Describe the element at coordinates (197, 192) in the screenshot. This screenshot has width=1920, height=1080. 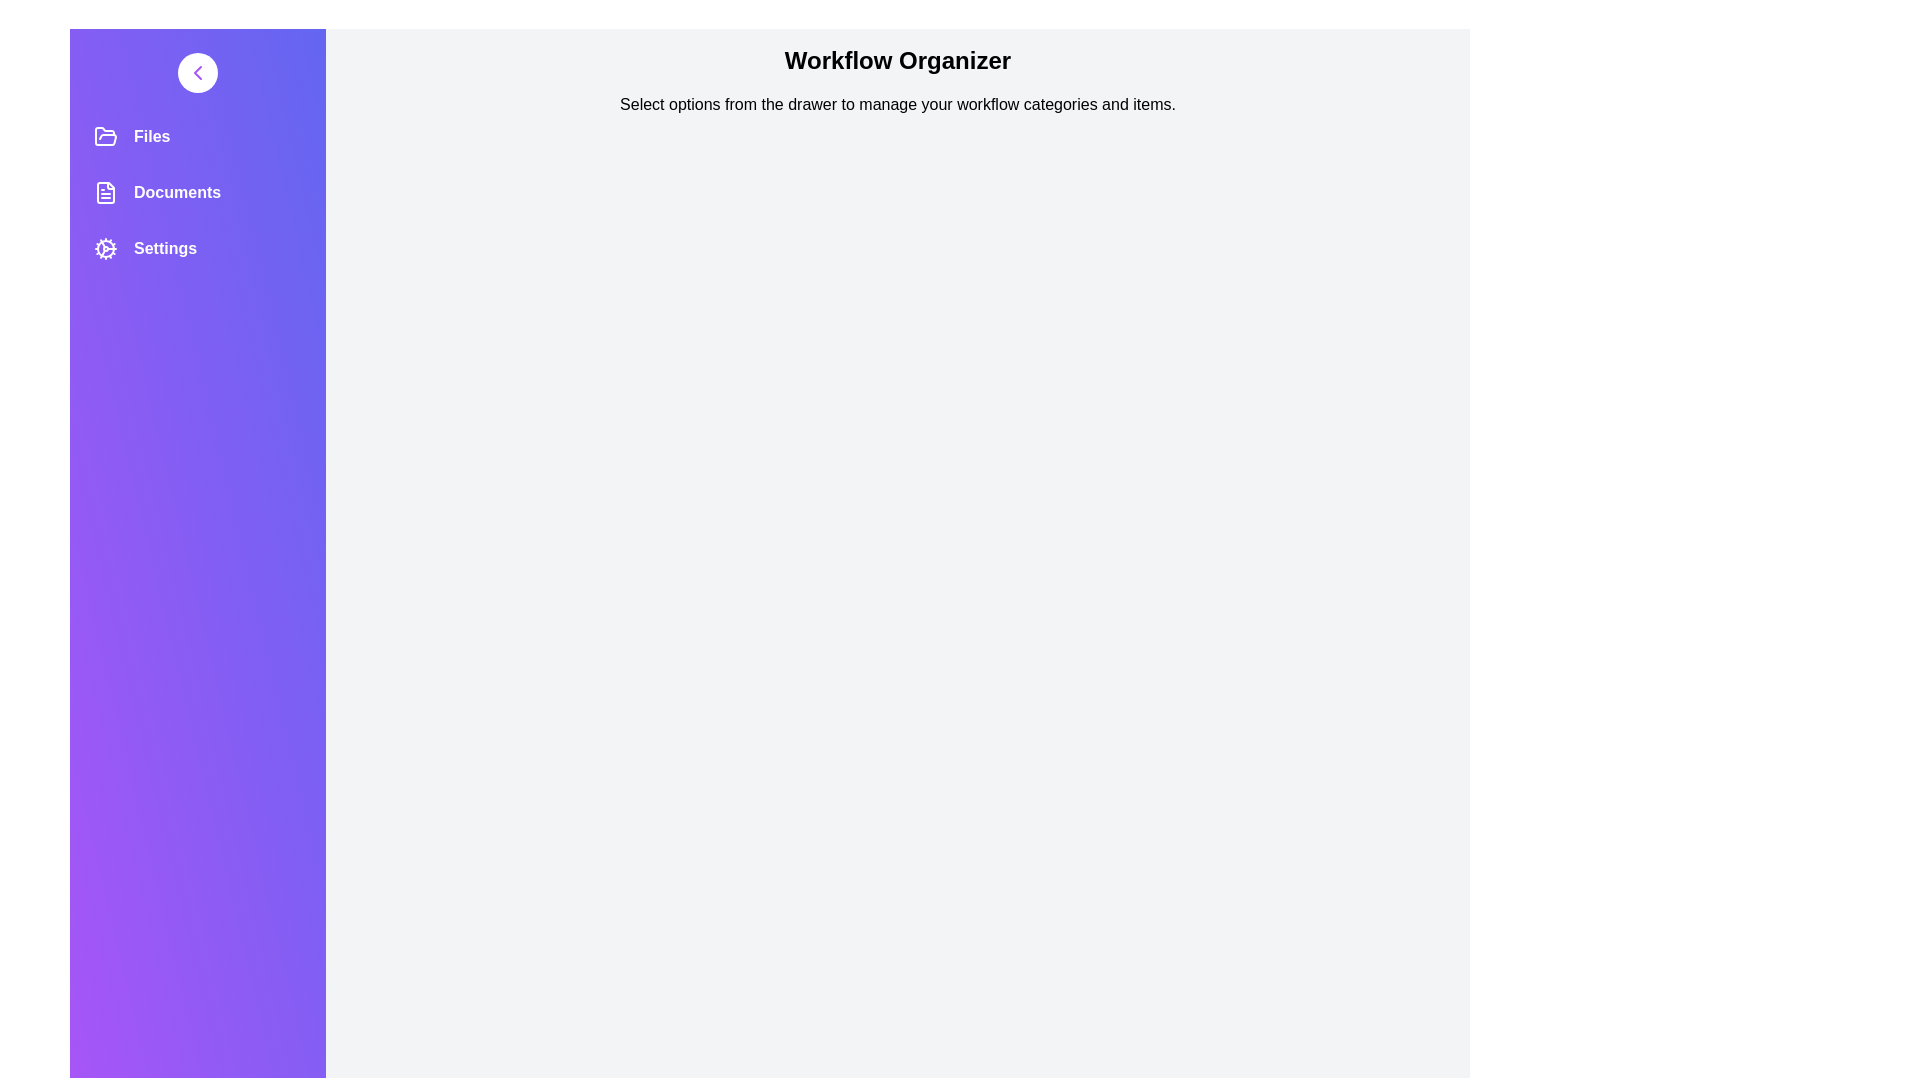
I see `the 'Documents' category in the navigation drawer` at that location.